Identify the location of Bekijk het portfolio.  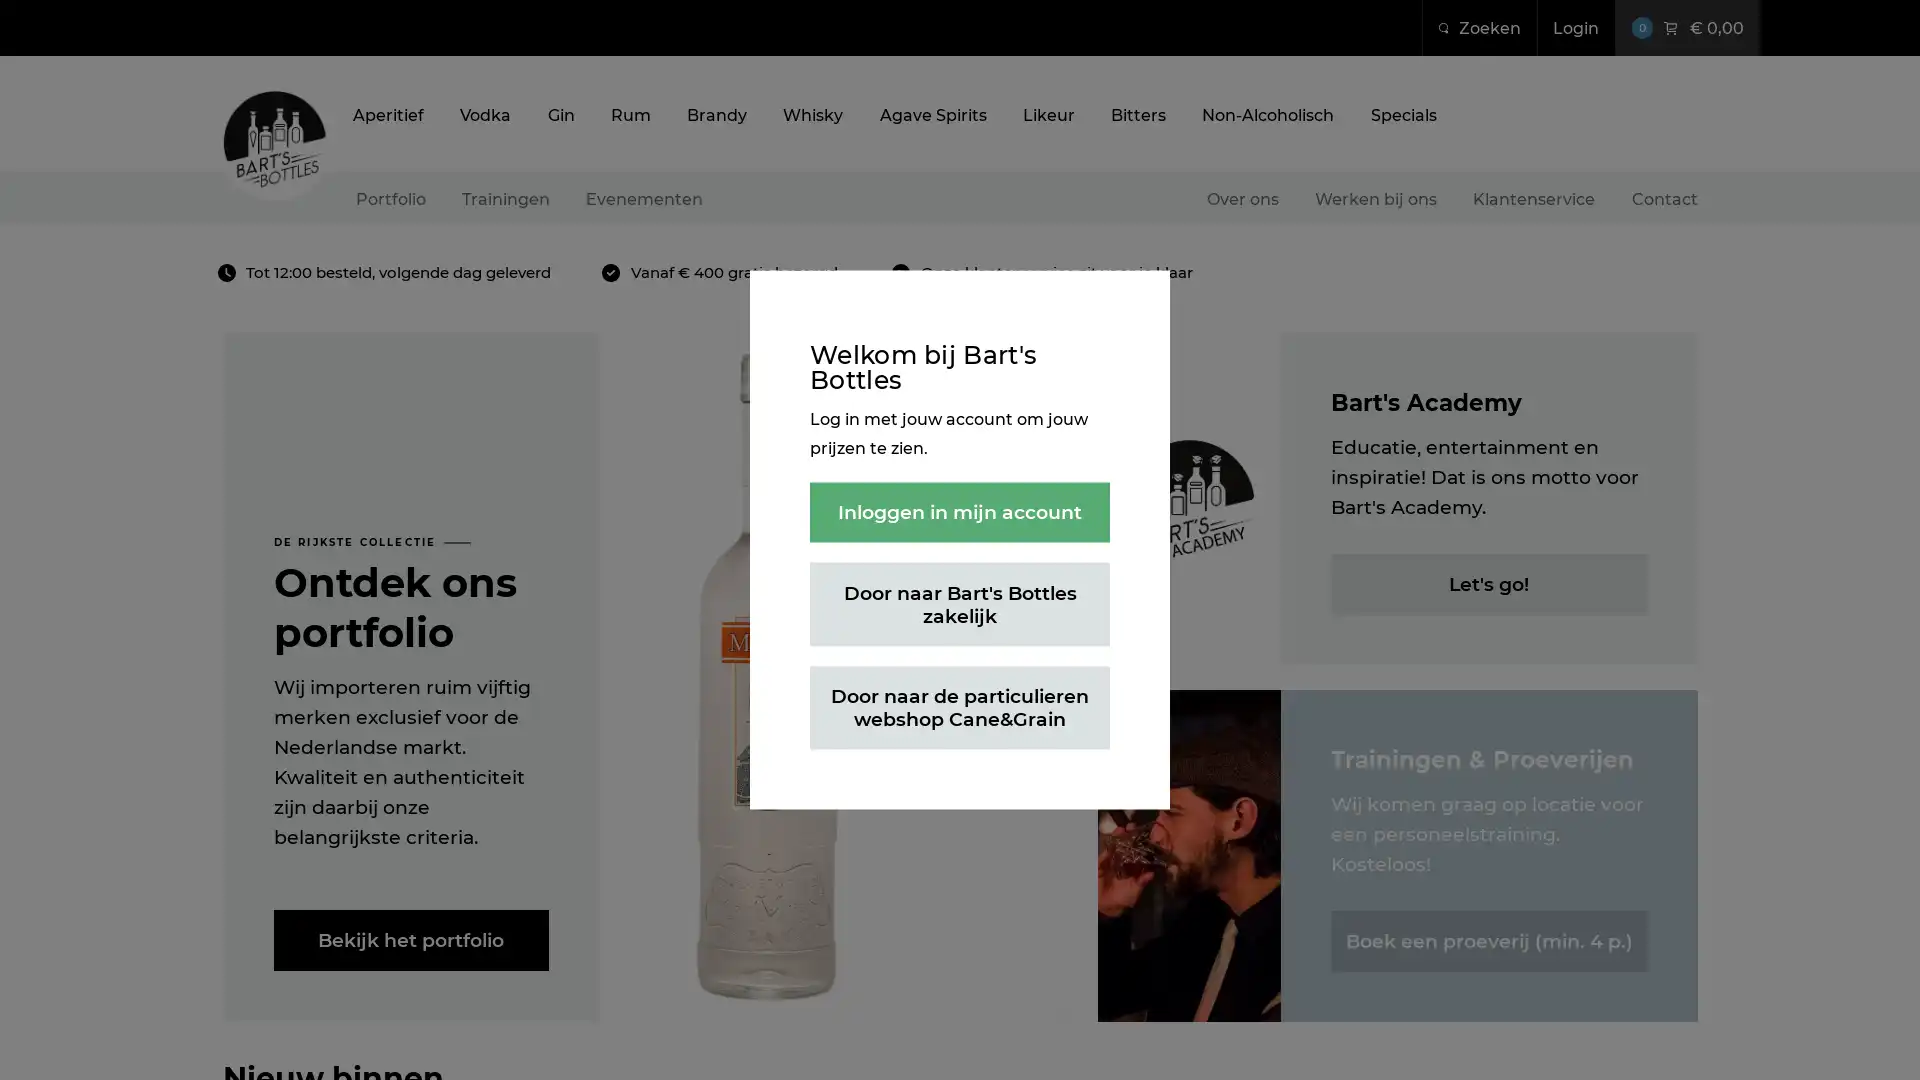
(409, 940).